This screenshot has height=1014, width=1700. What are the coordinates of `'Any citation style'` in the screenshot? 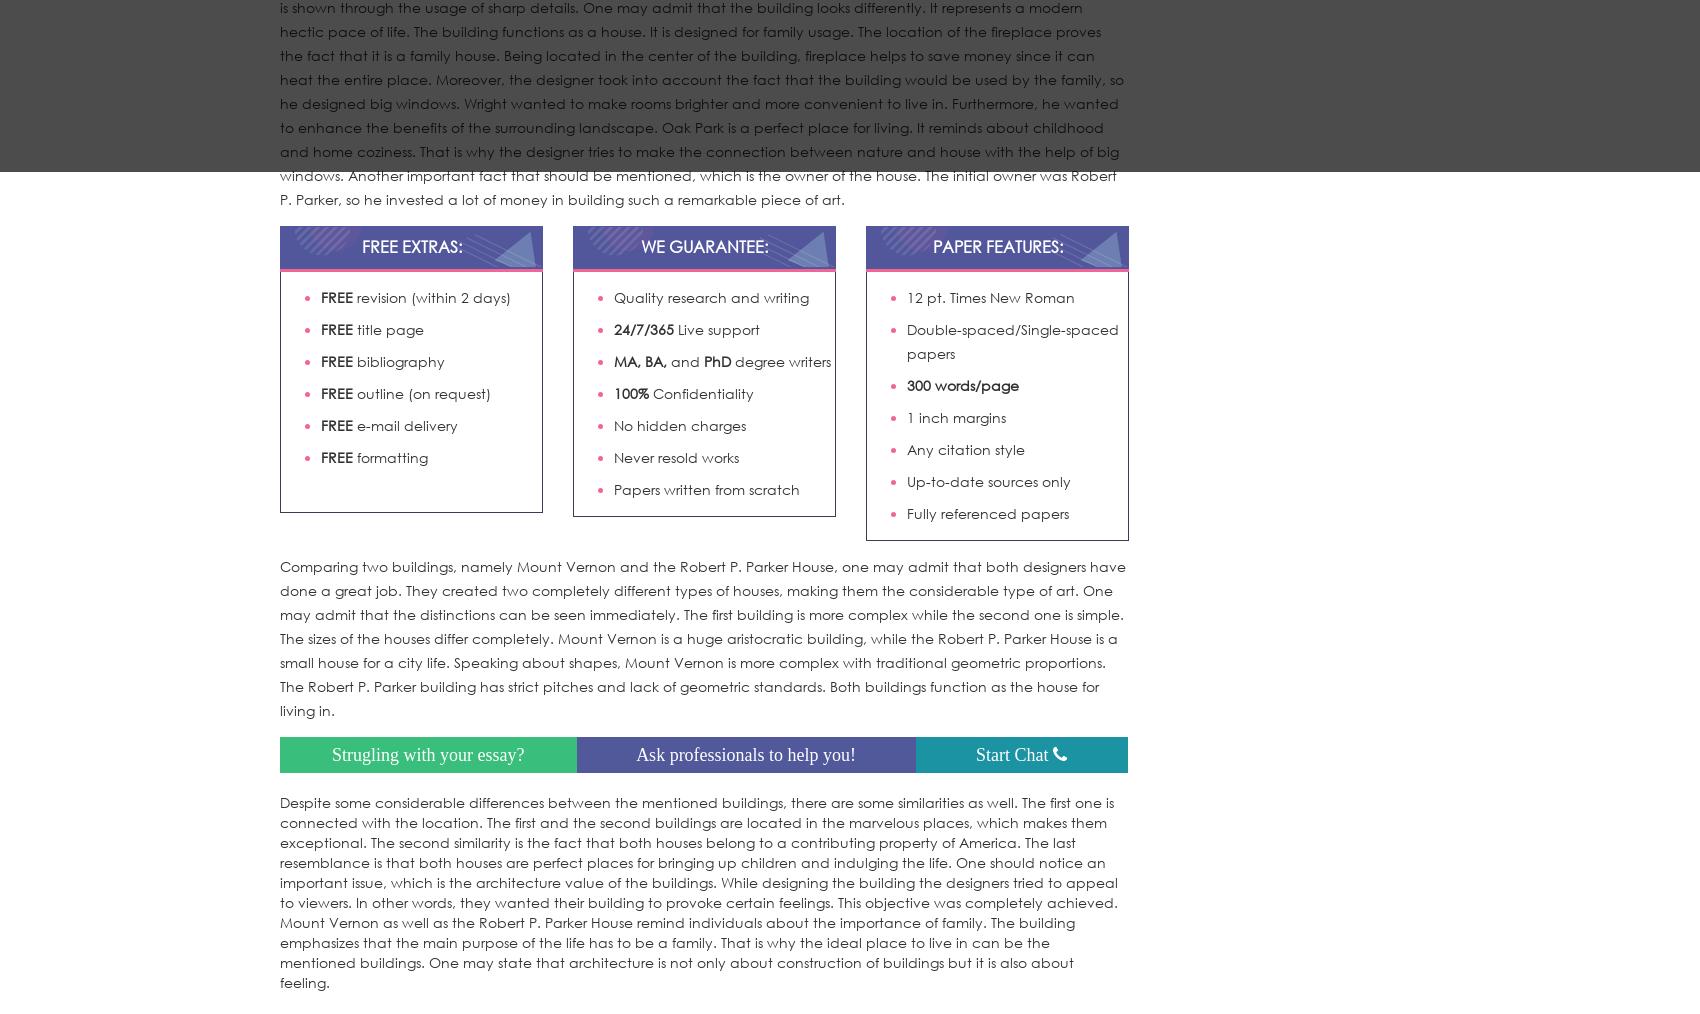 It's located at (964, 448).